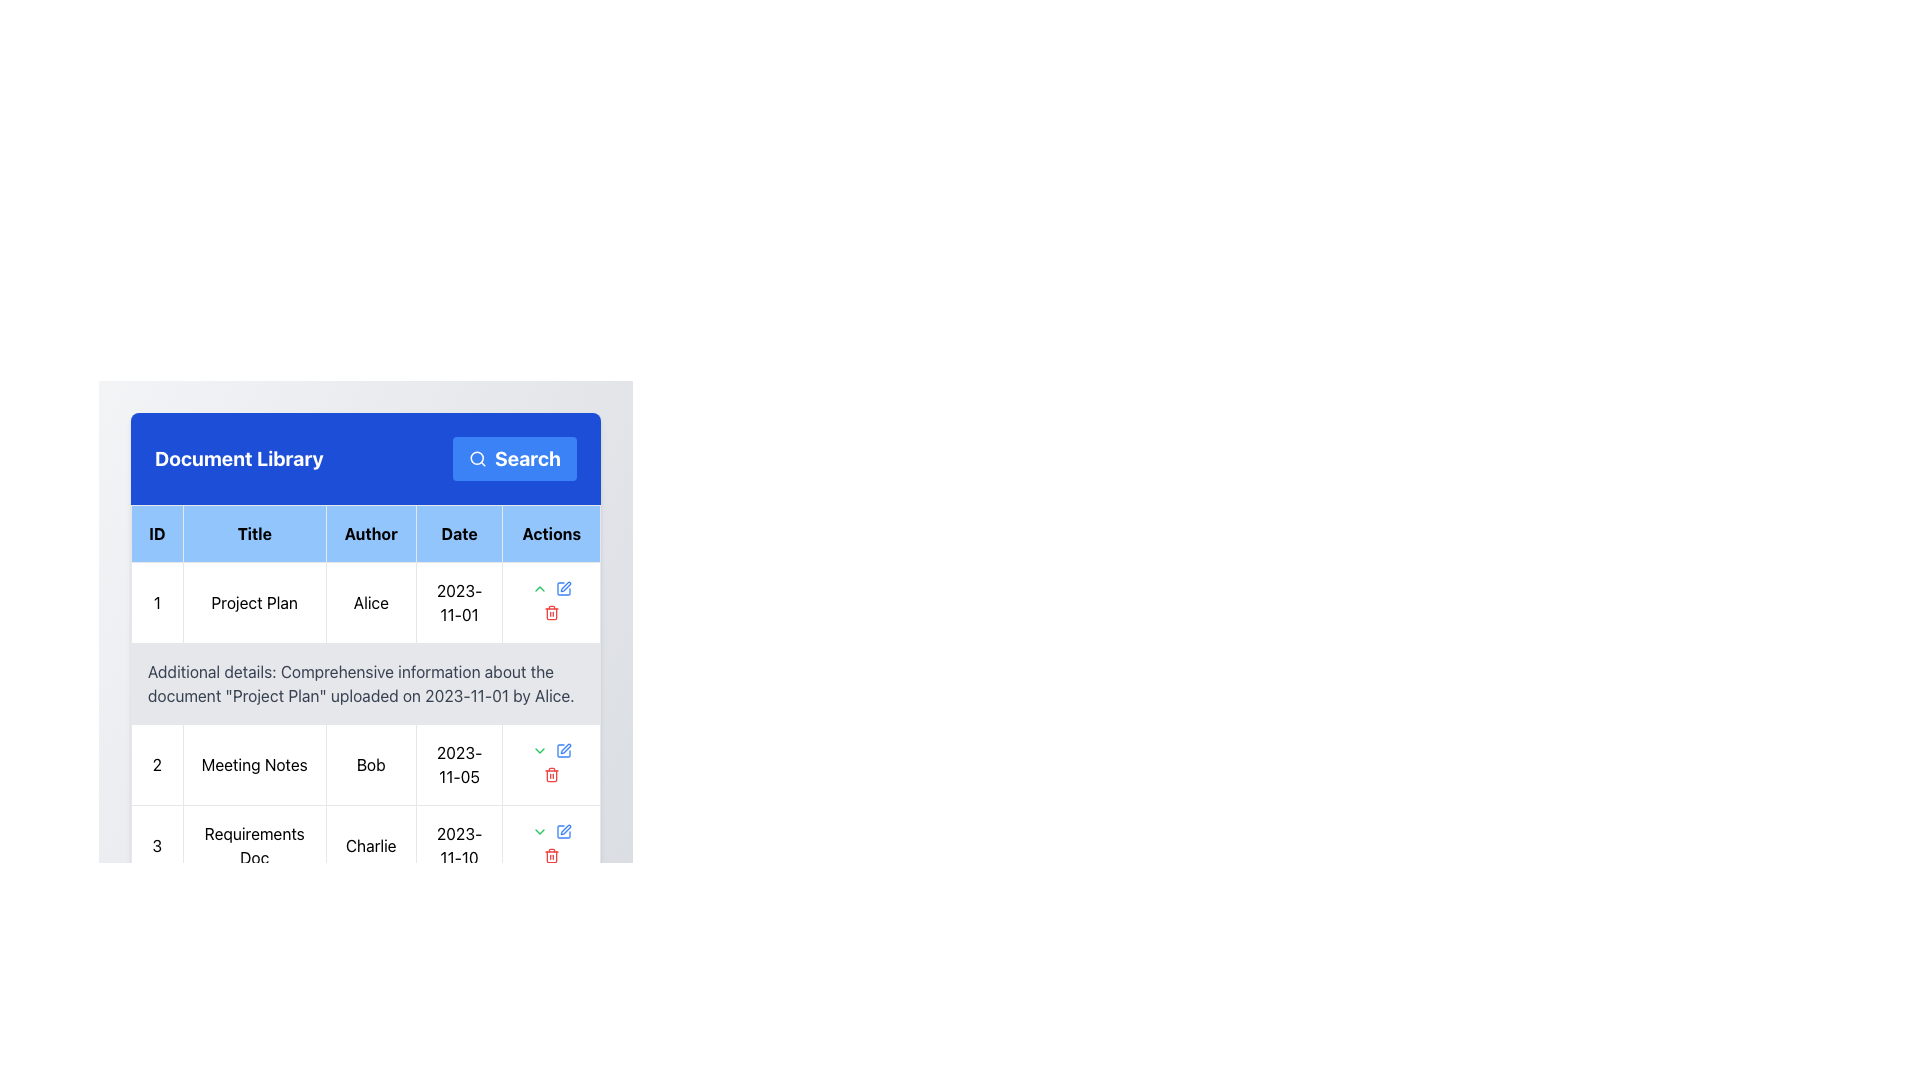 This screenshot has height=1080, width=1920. Describe the element at coordinates (551, 612) in the screenshot. I see `the red trash bin icon in the 'Actions' column of the first row of the data table` at that location.